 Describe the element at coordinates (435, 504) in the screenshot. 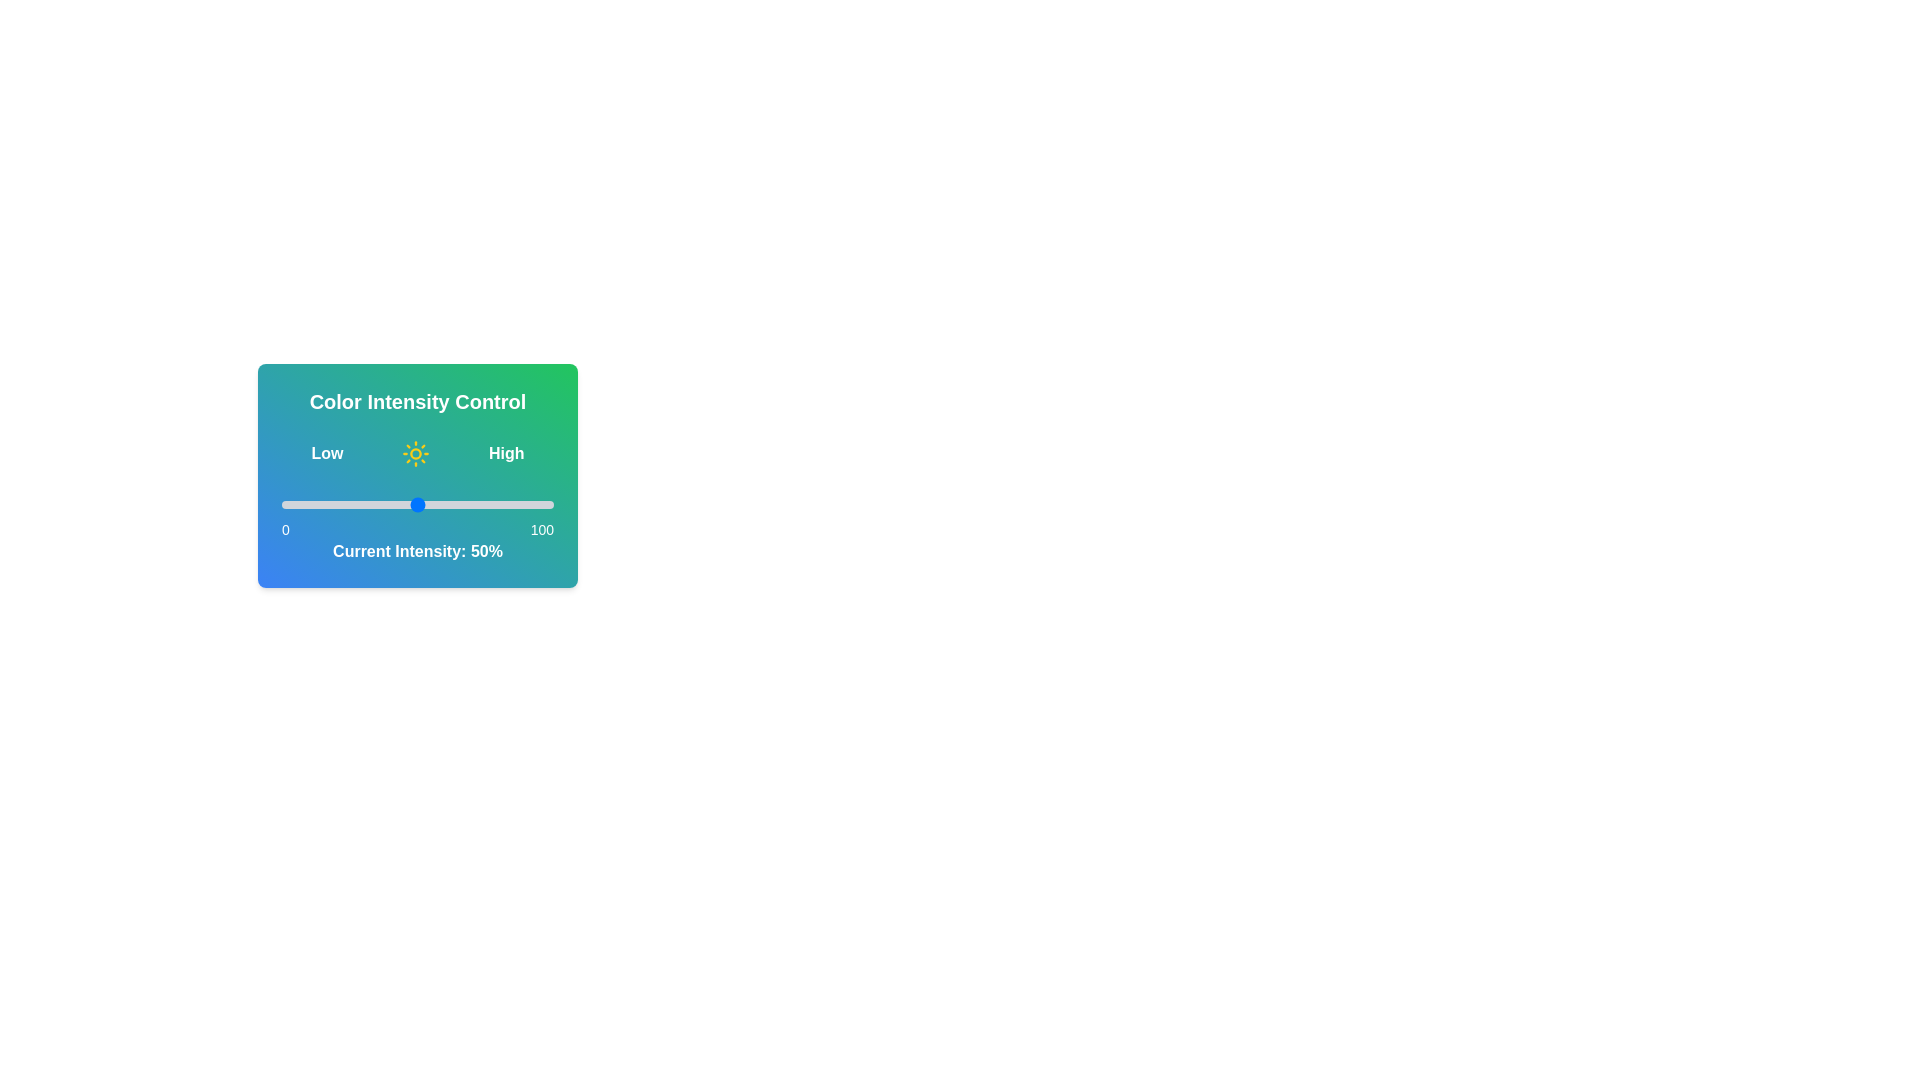

I see `the intensity value` at that location.